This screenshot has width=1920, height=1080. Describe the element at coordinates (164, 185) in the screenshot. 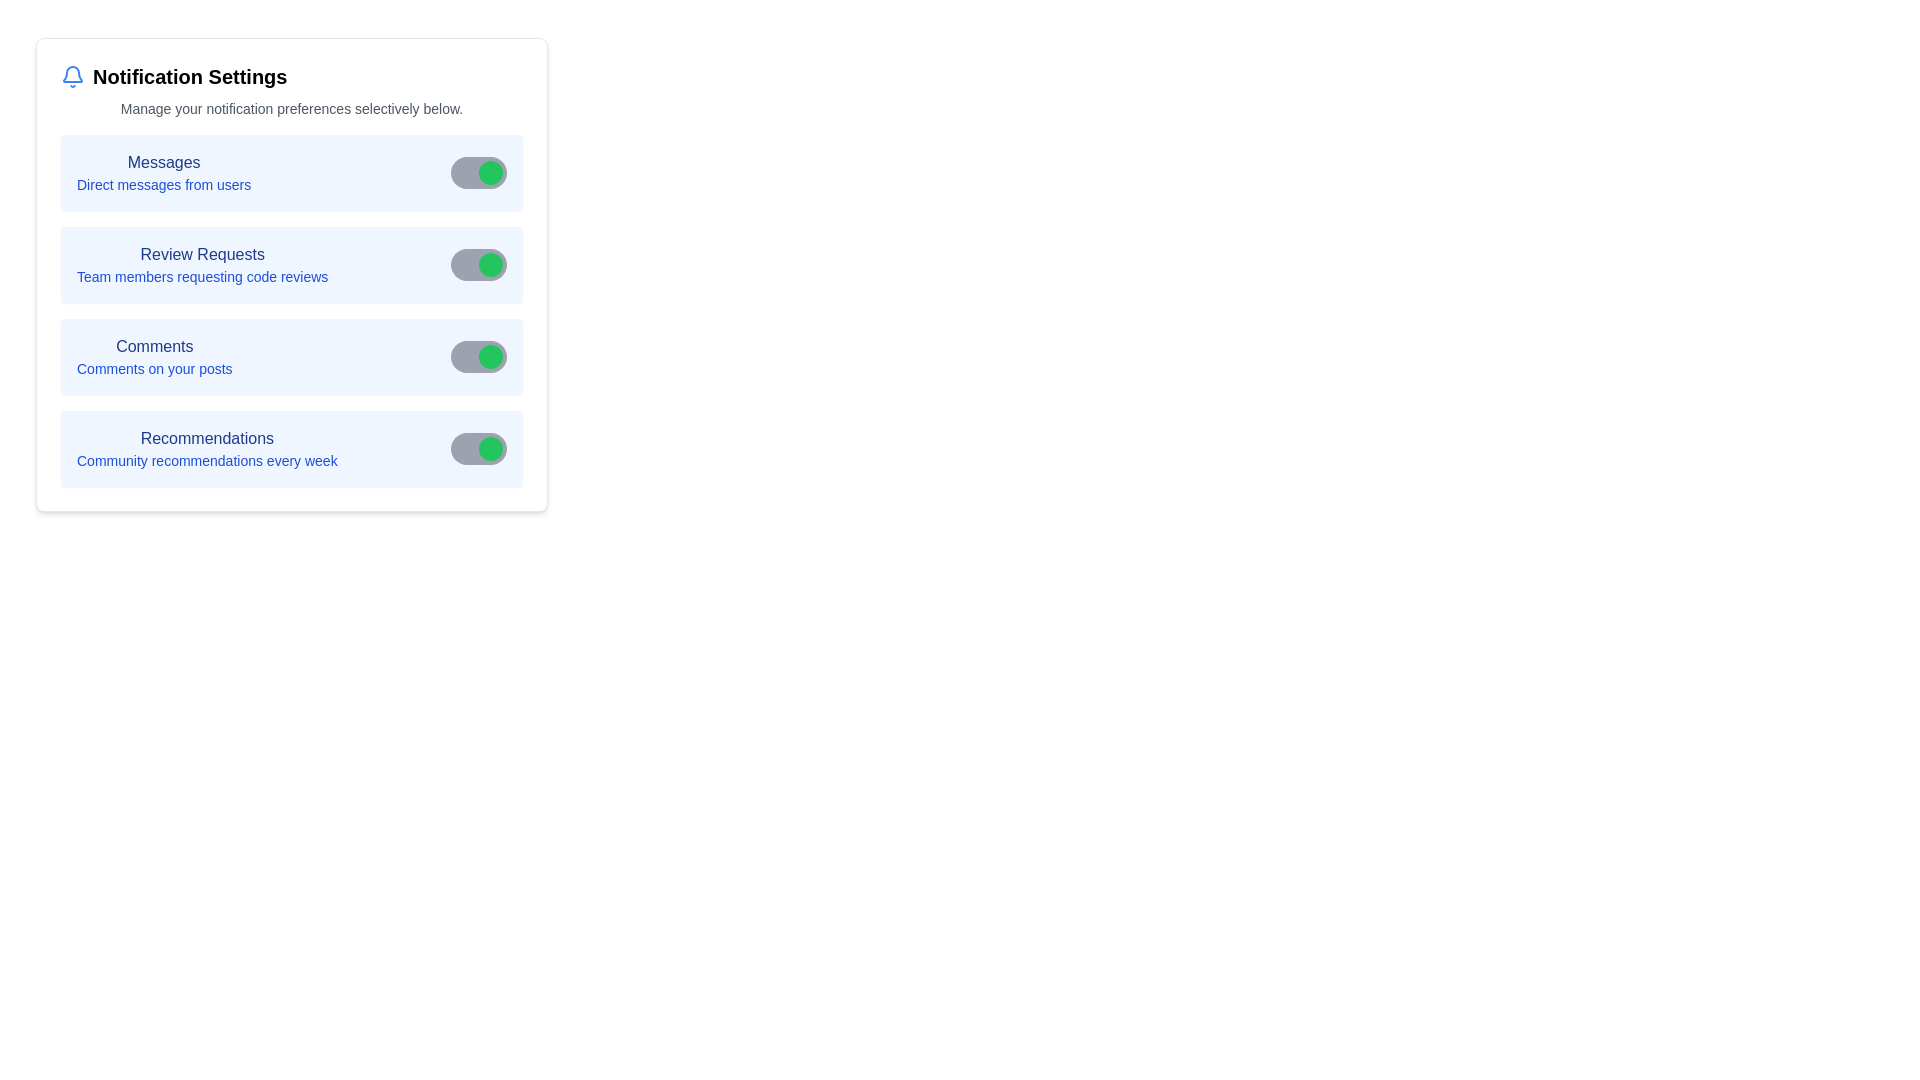

I see `the descriptive text element that provides an explanation for the 'Messages' section, which is located beneath the 'Messages' label in the settings interface` at that location.